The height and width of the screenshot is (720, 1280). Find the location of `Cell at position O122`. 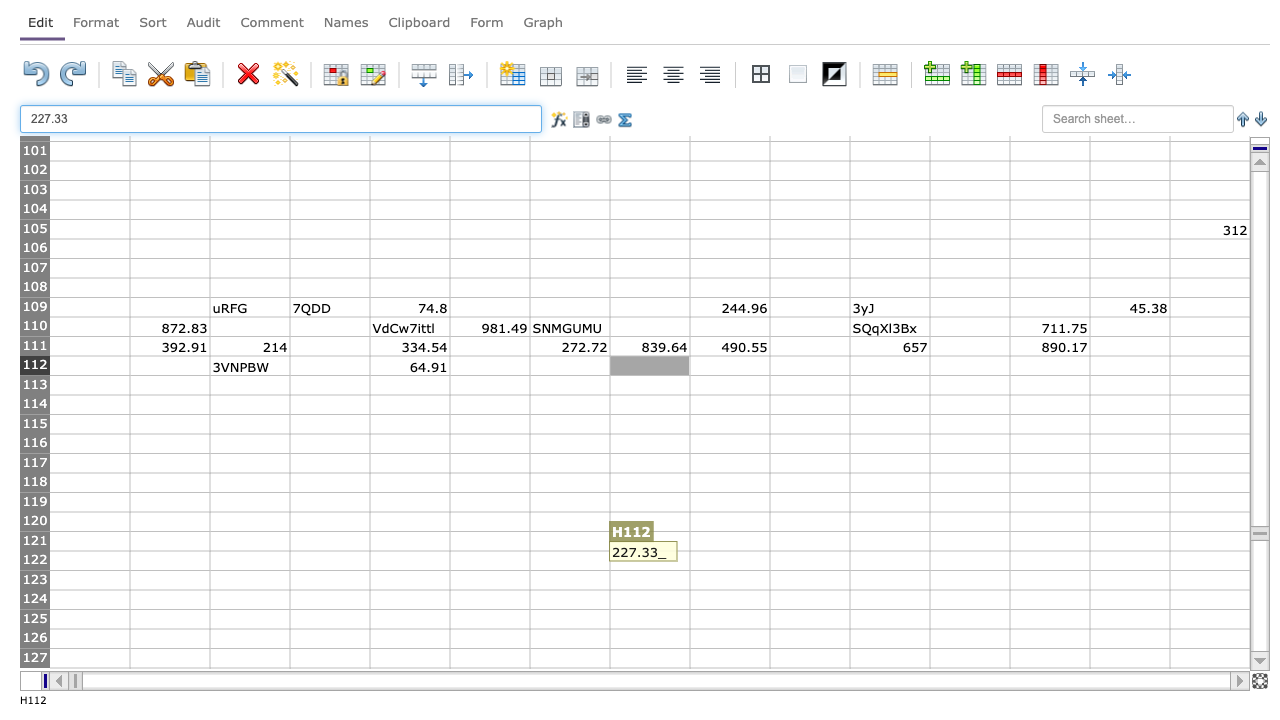

Cell at position O122 is located at coordinates (1208, 560).